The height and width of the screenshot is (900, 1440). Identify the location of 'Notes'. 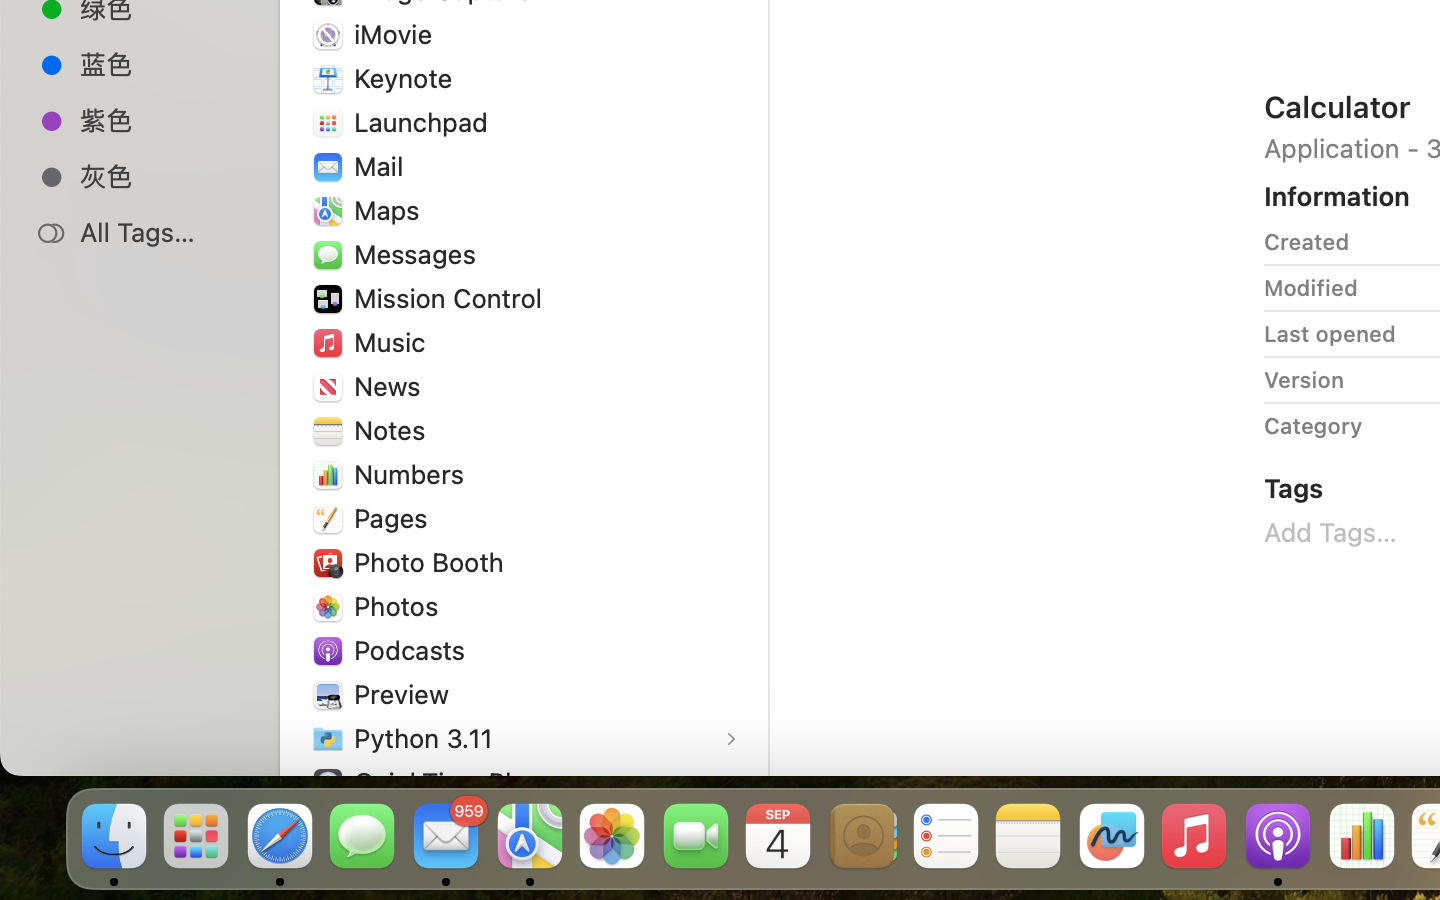
(392, 430).